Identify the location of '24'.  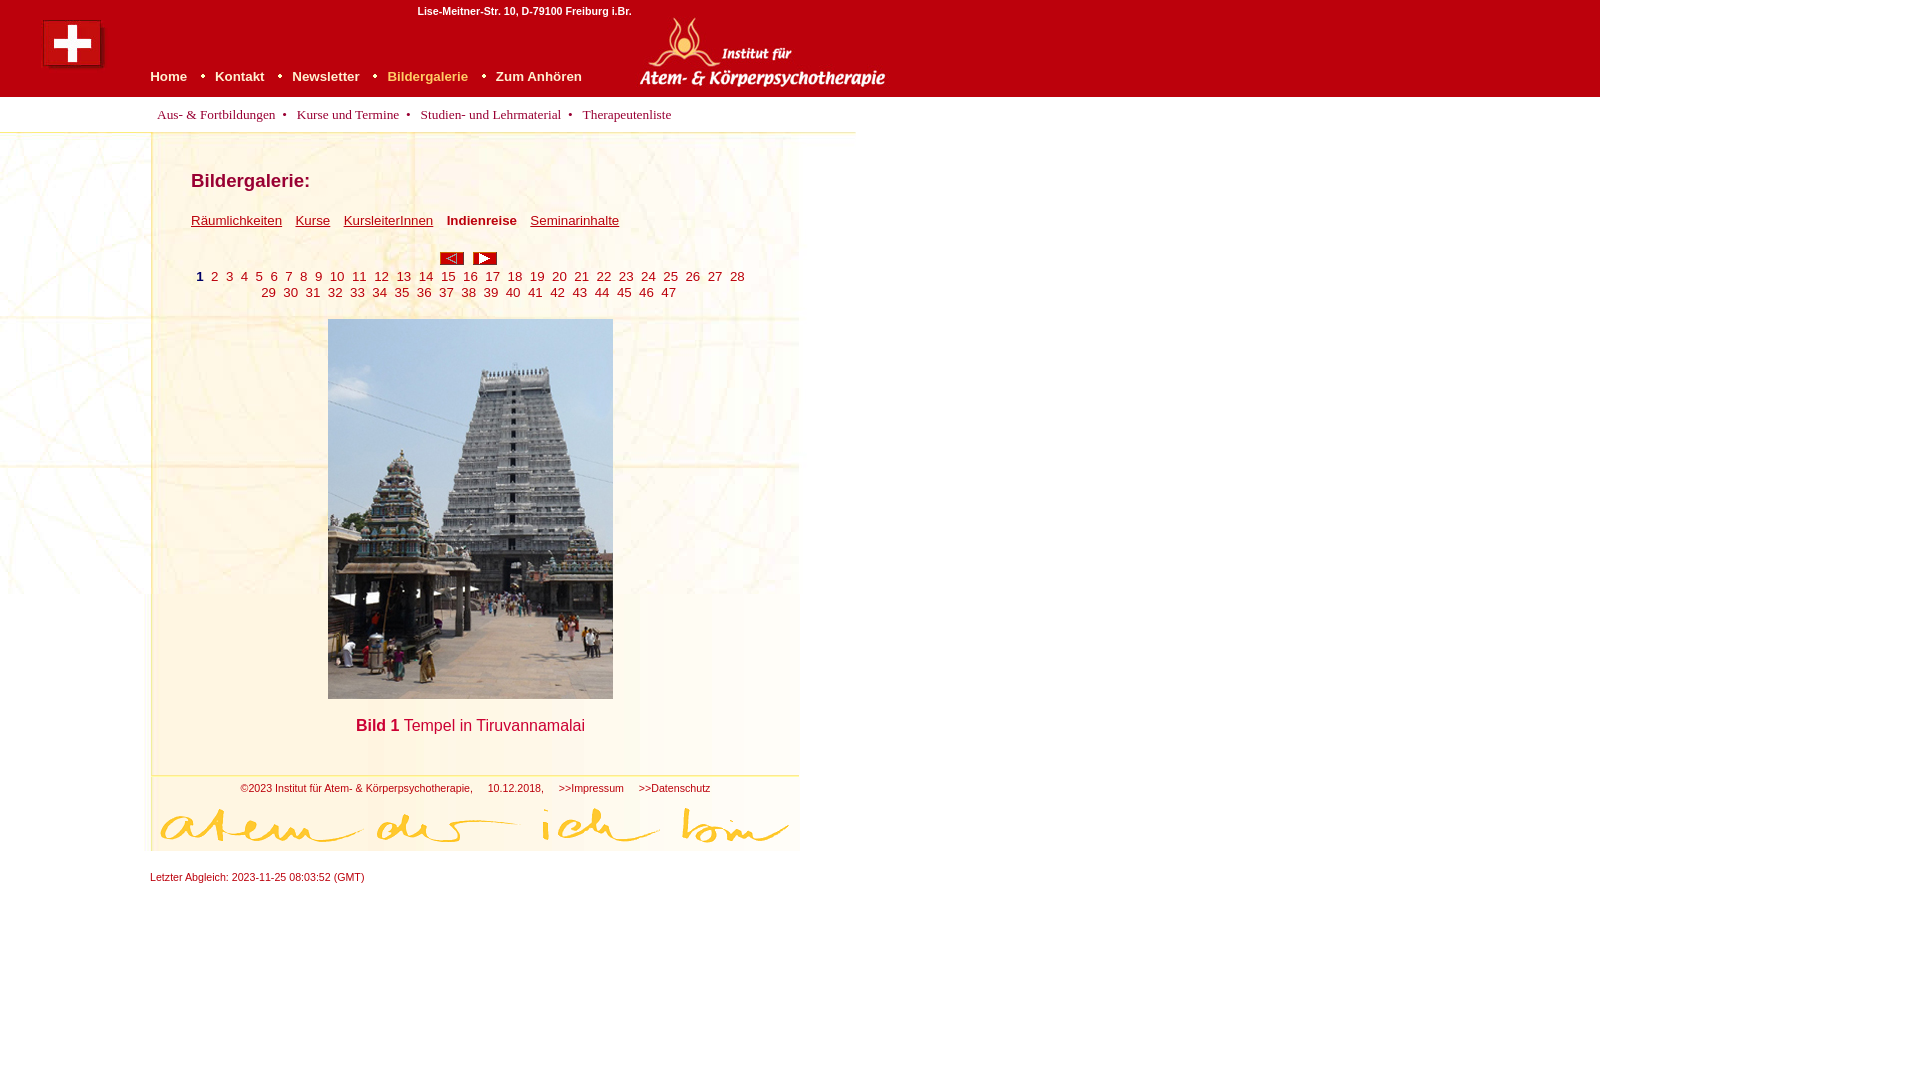
(648, 276).